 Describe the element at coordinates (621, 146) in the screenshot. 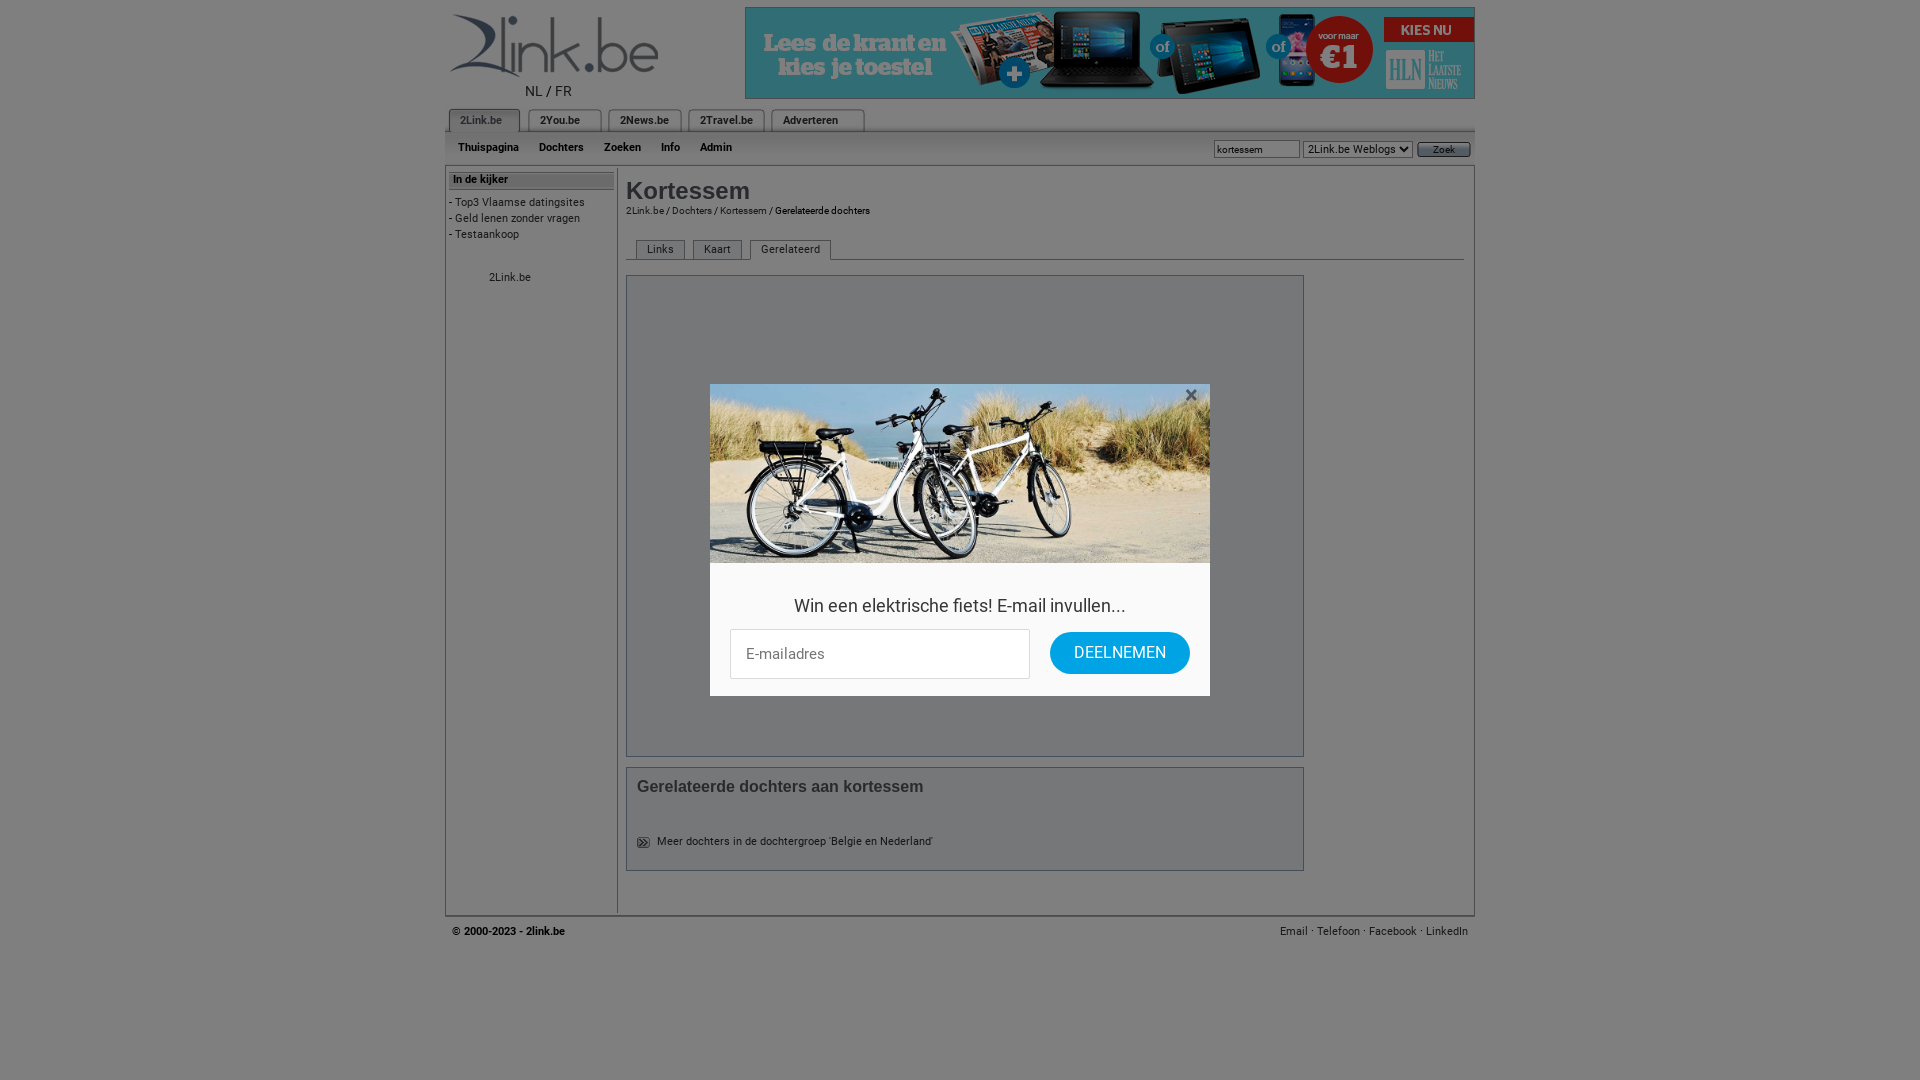

I see `'Zoeken'` at that location.